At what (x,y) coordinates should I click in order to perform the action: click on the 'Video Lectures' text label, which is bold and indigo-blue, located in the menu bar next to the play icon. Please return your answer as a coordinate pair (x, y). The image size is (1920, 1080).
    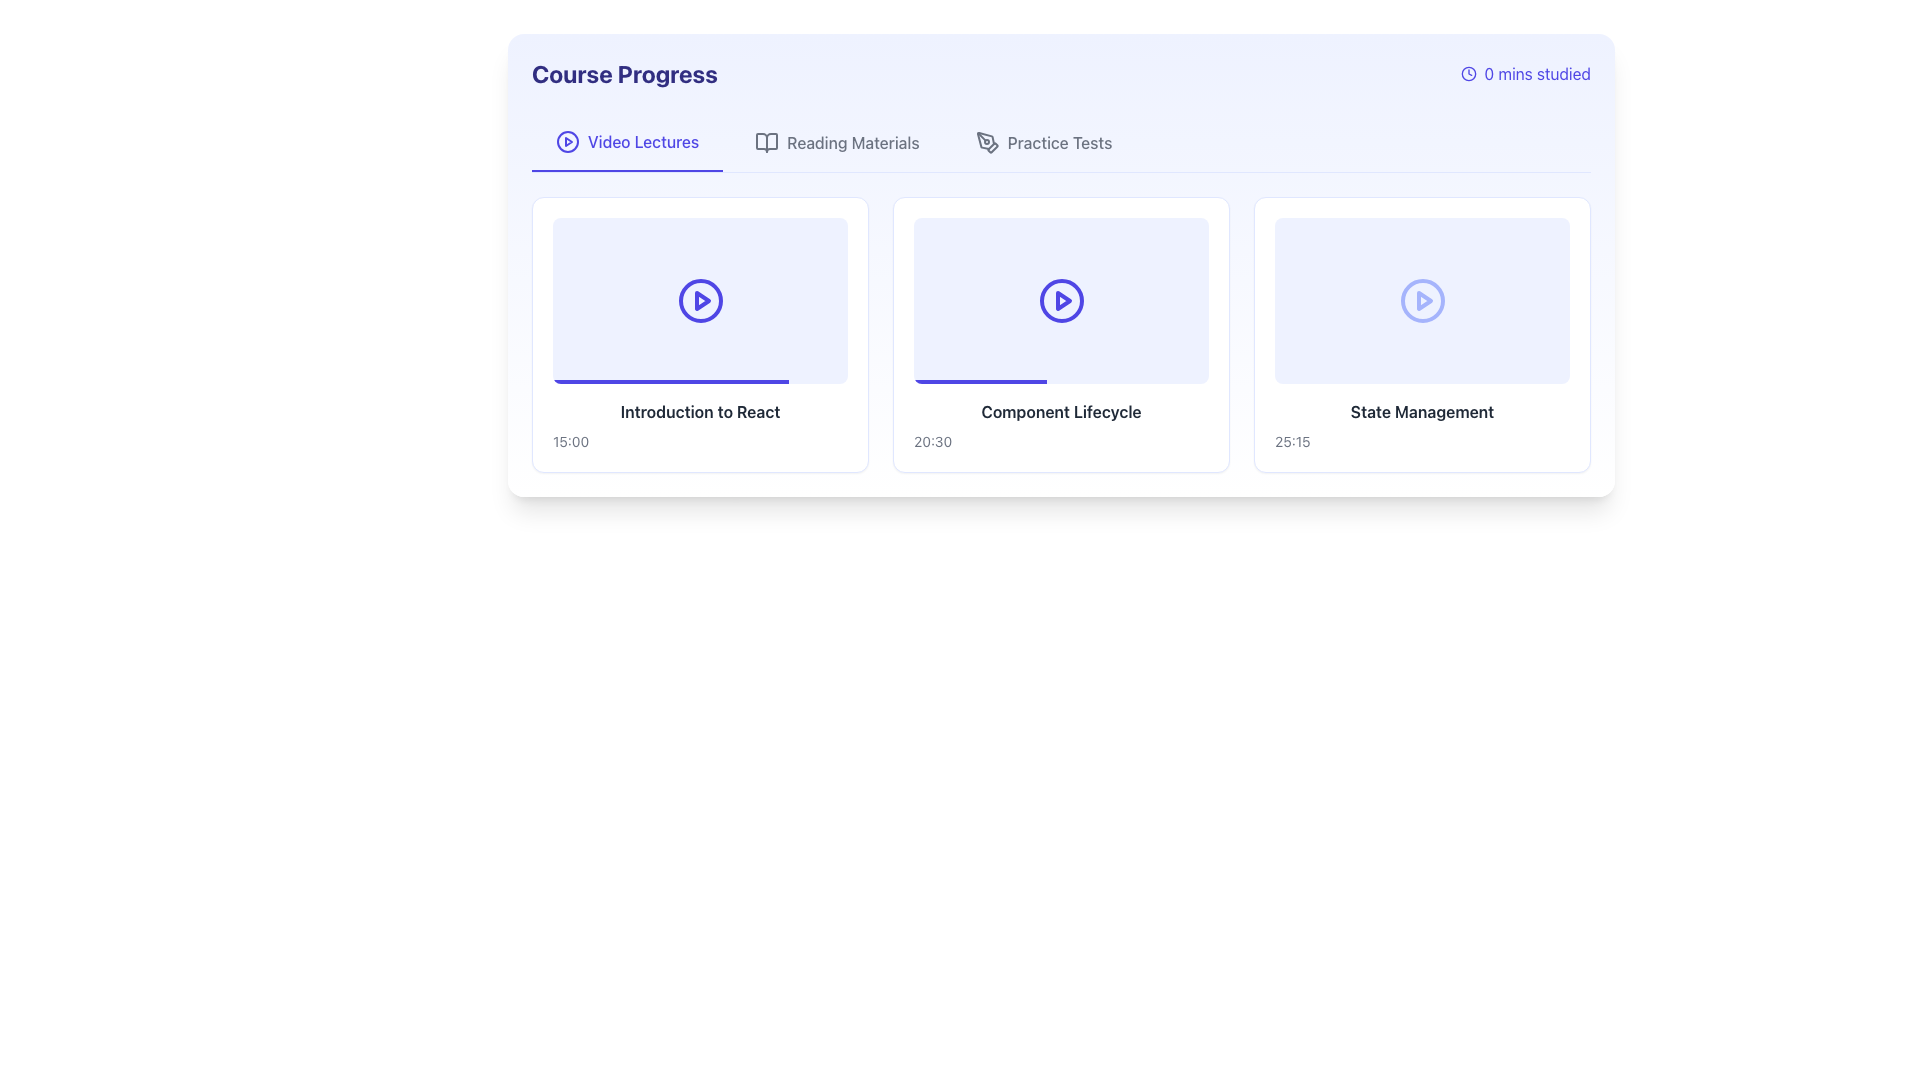
    Looking at the image, I should click on (643, 141).